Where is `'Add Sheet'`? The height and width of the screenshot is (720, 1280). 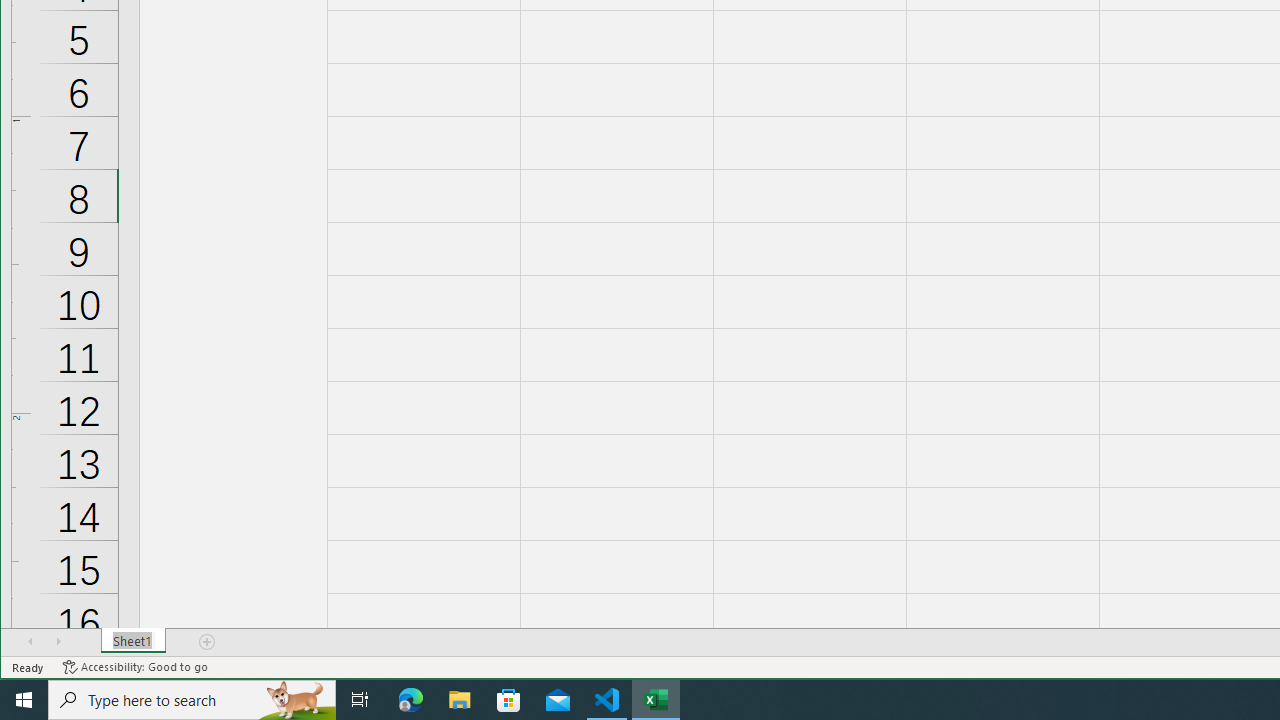
'Add Sheet' is located at coordinates (208, 641).